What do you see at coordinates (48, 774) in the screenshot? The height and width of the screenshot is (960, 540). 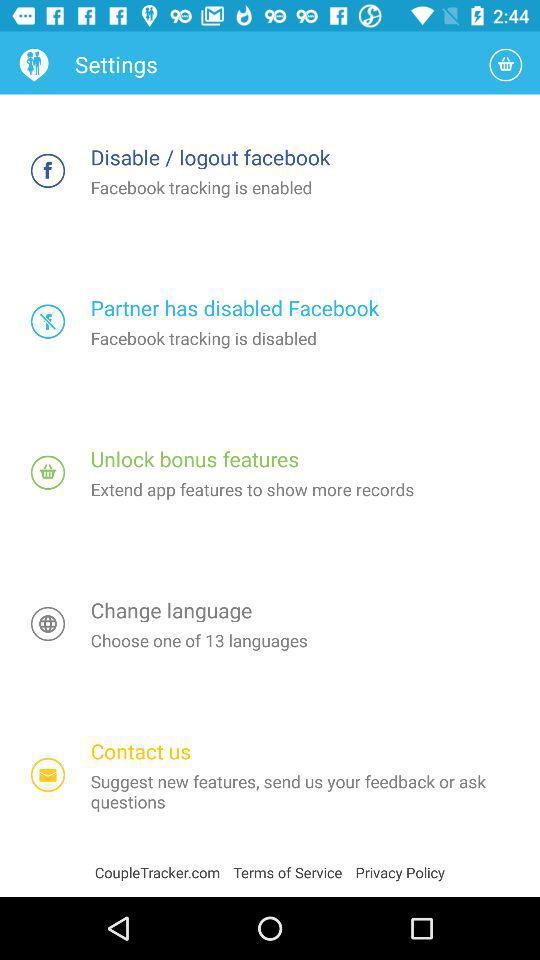 I see `contact developer` at bounding box center [48, 774].